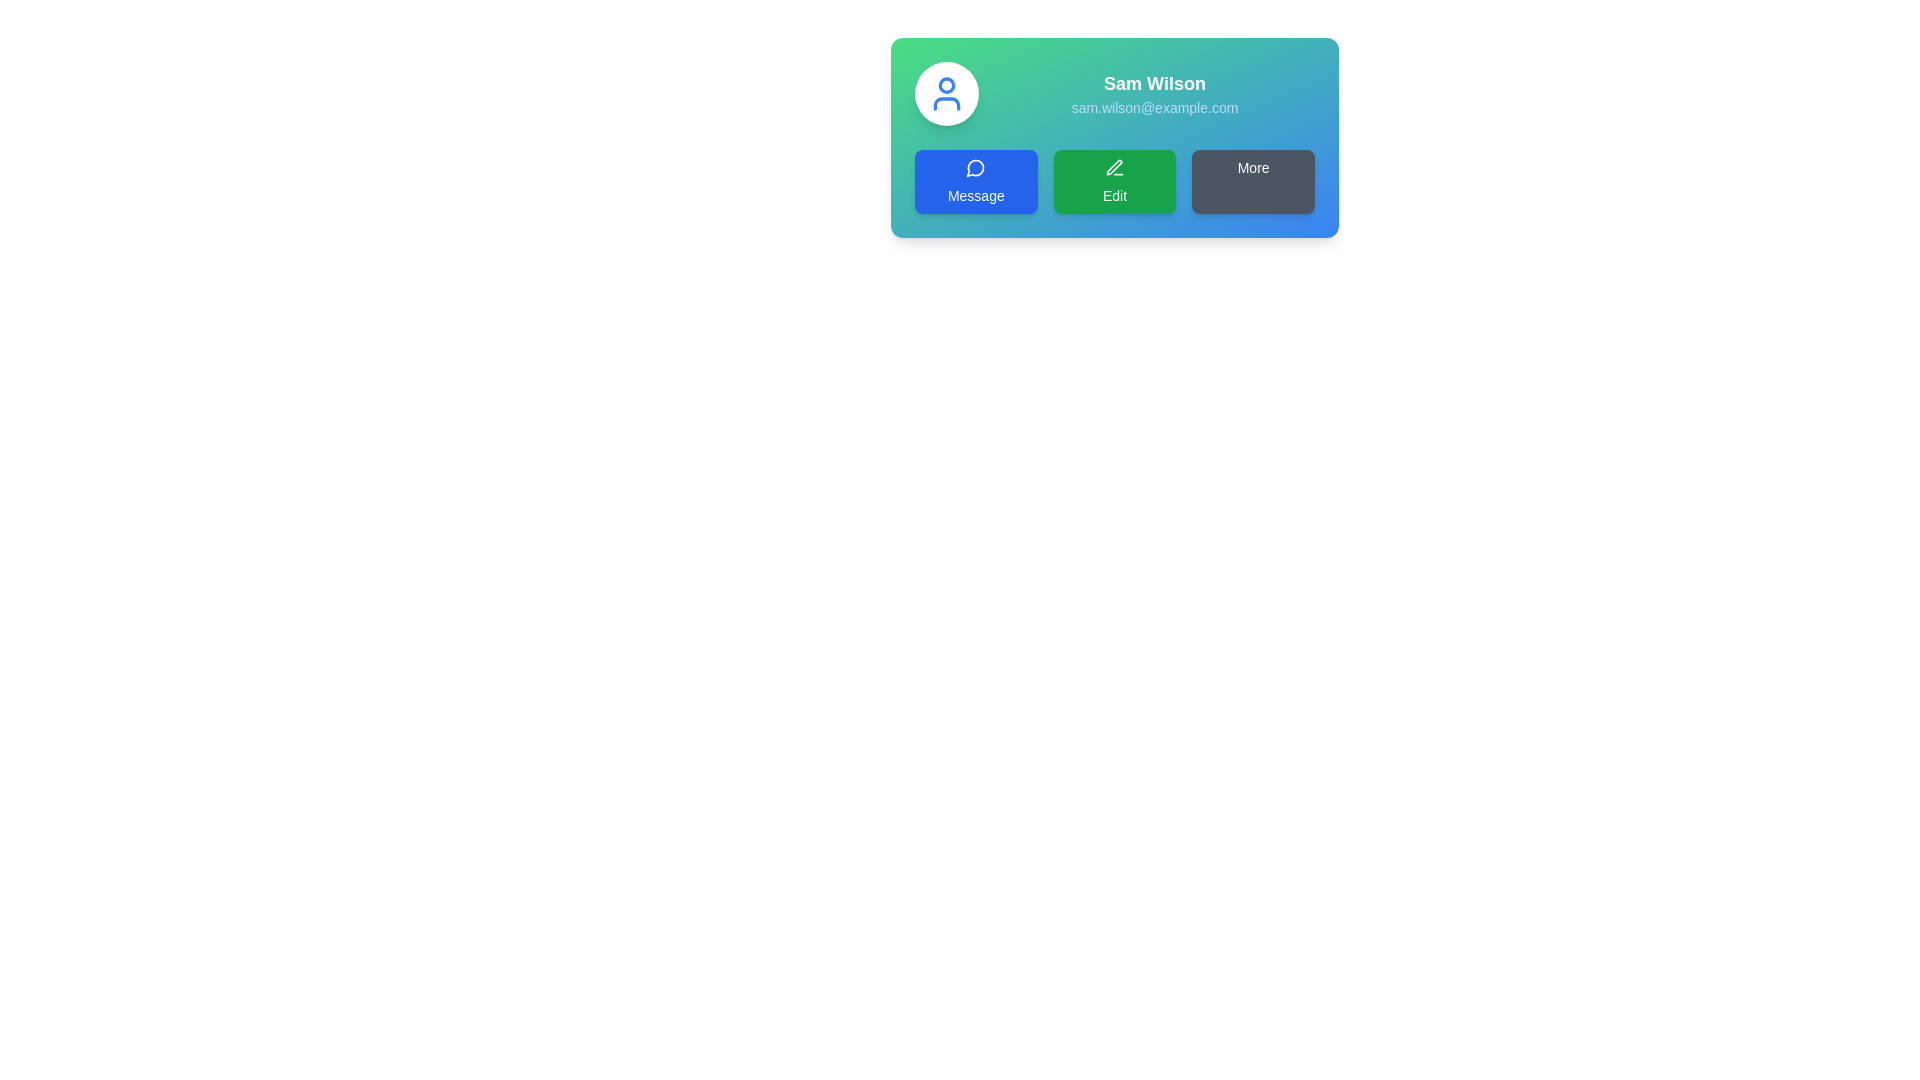 Image resolution: width=1920 pixels, height=1080 pixels. Describe the element at coordinates (1113, 181) in the screenshot. I see `the green 'Edit' button located between the 'Message' button and the 'More' button at the bottom of the user information card` at that location.